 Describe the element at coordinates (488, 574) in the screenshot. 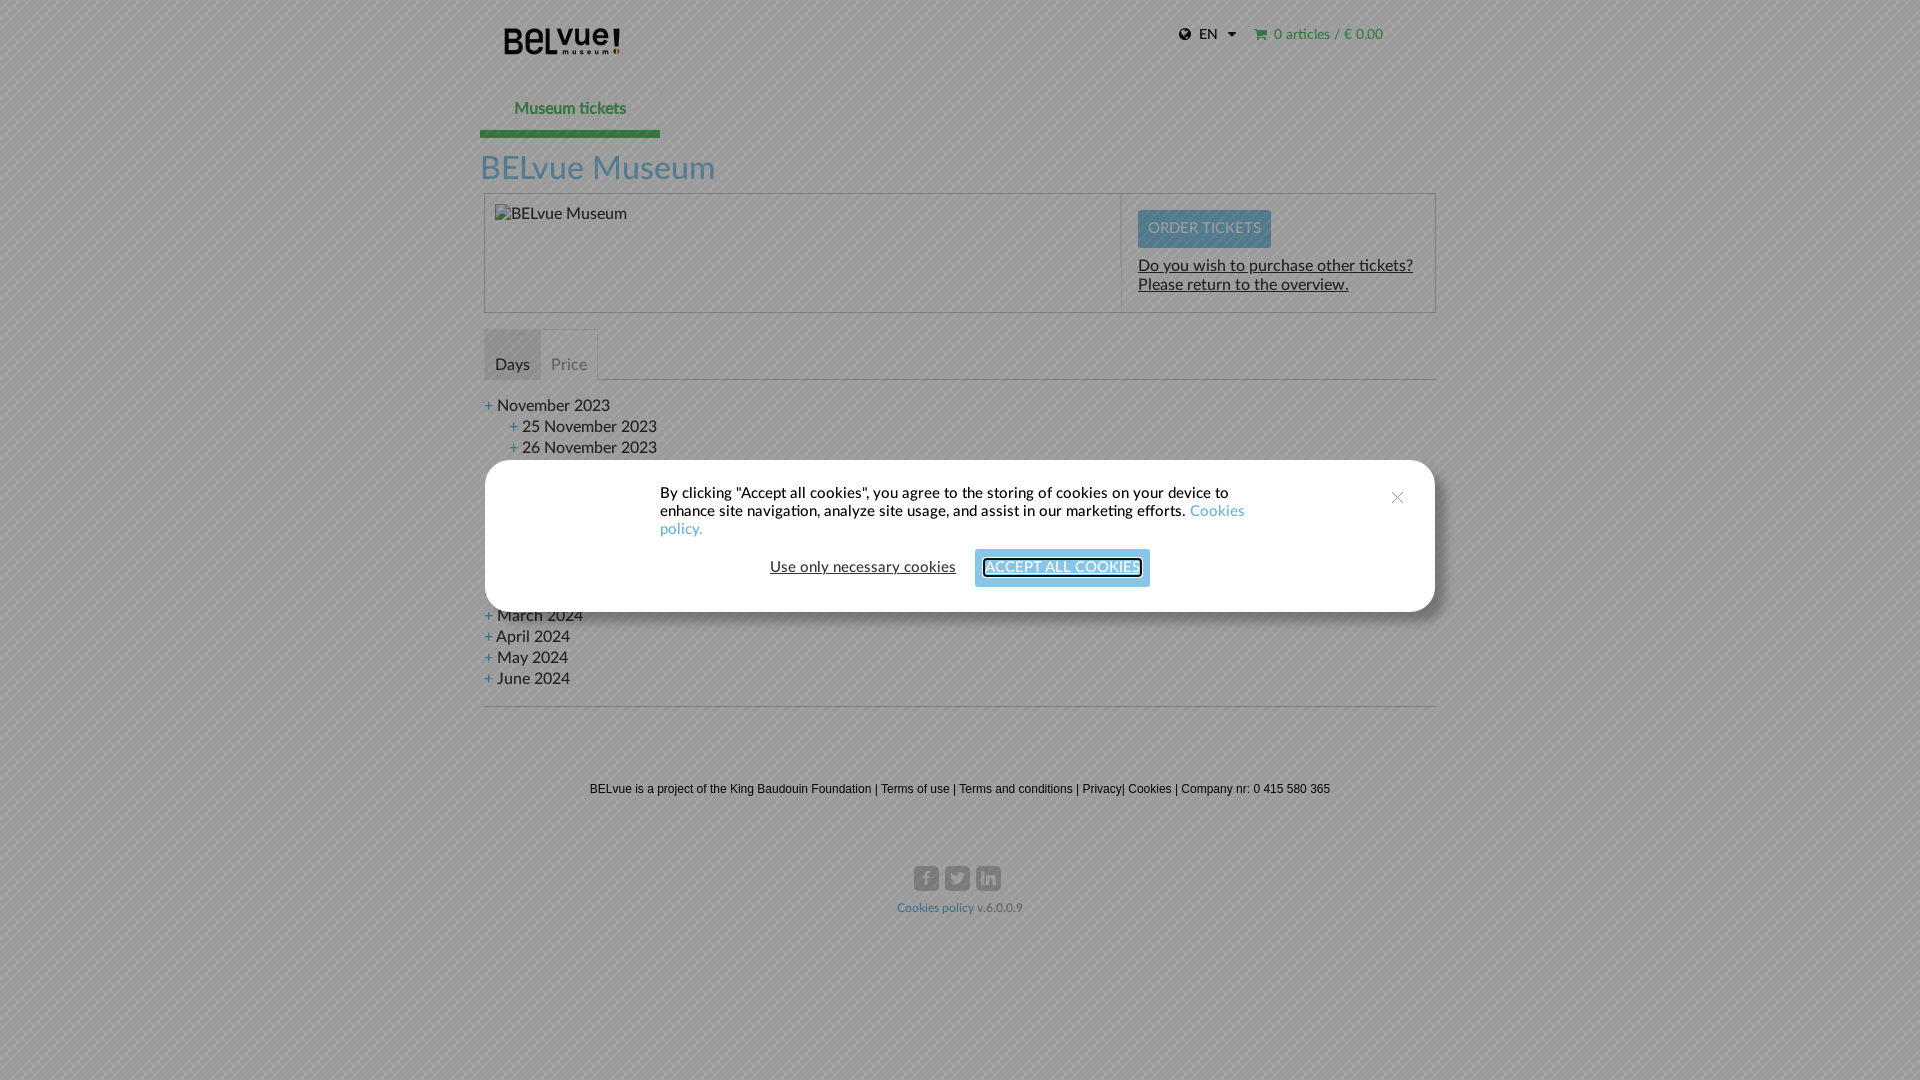

I see `'+'` at that location.